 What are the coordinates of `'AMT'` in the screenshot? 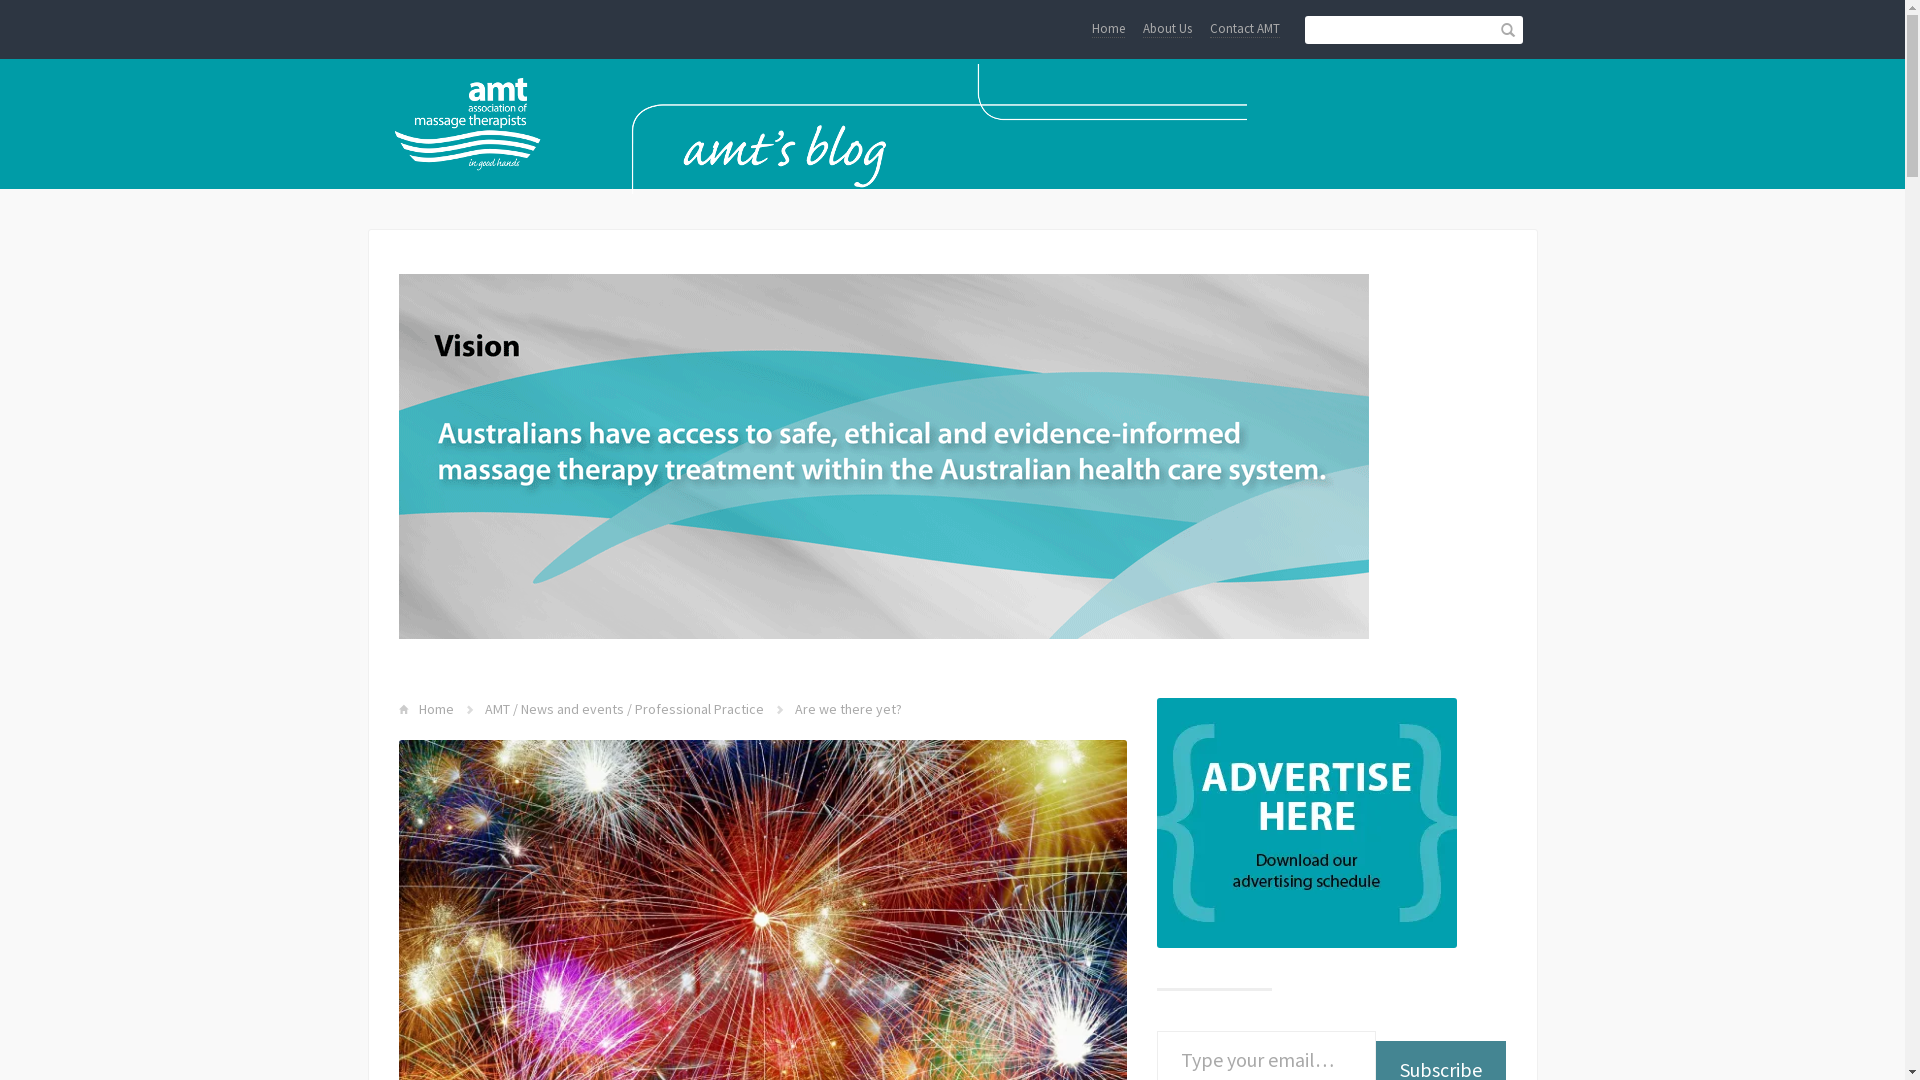 It's located at (496, 708).